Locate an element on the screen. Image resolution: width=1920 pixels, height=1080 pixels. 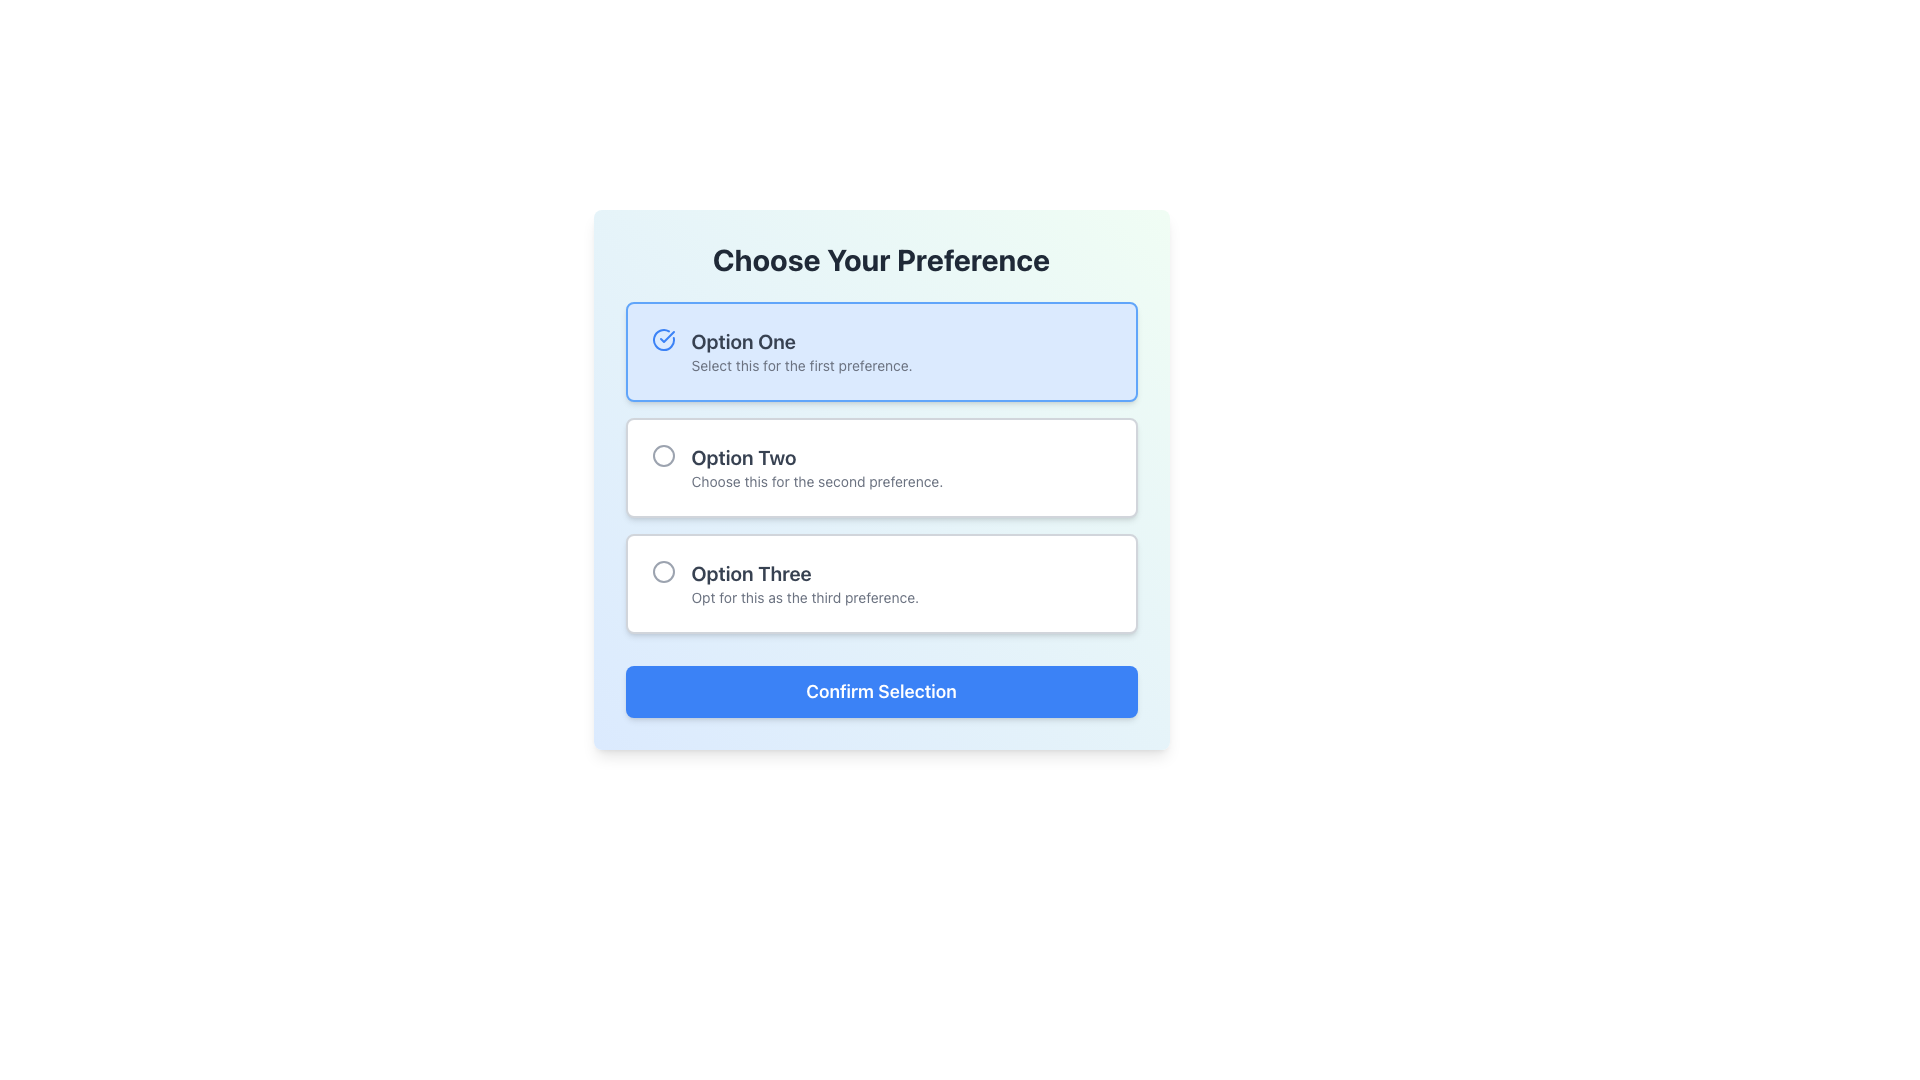
the descriptive text element that provides additional information for the 'Option Two' choice, located centrally in the layout under 'Option Two' is located at coordinates (817, 482).